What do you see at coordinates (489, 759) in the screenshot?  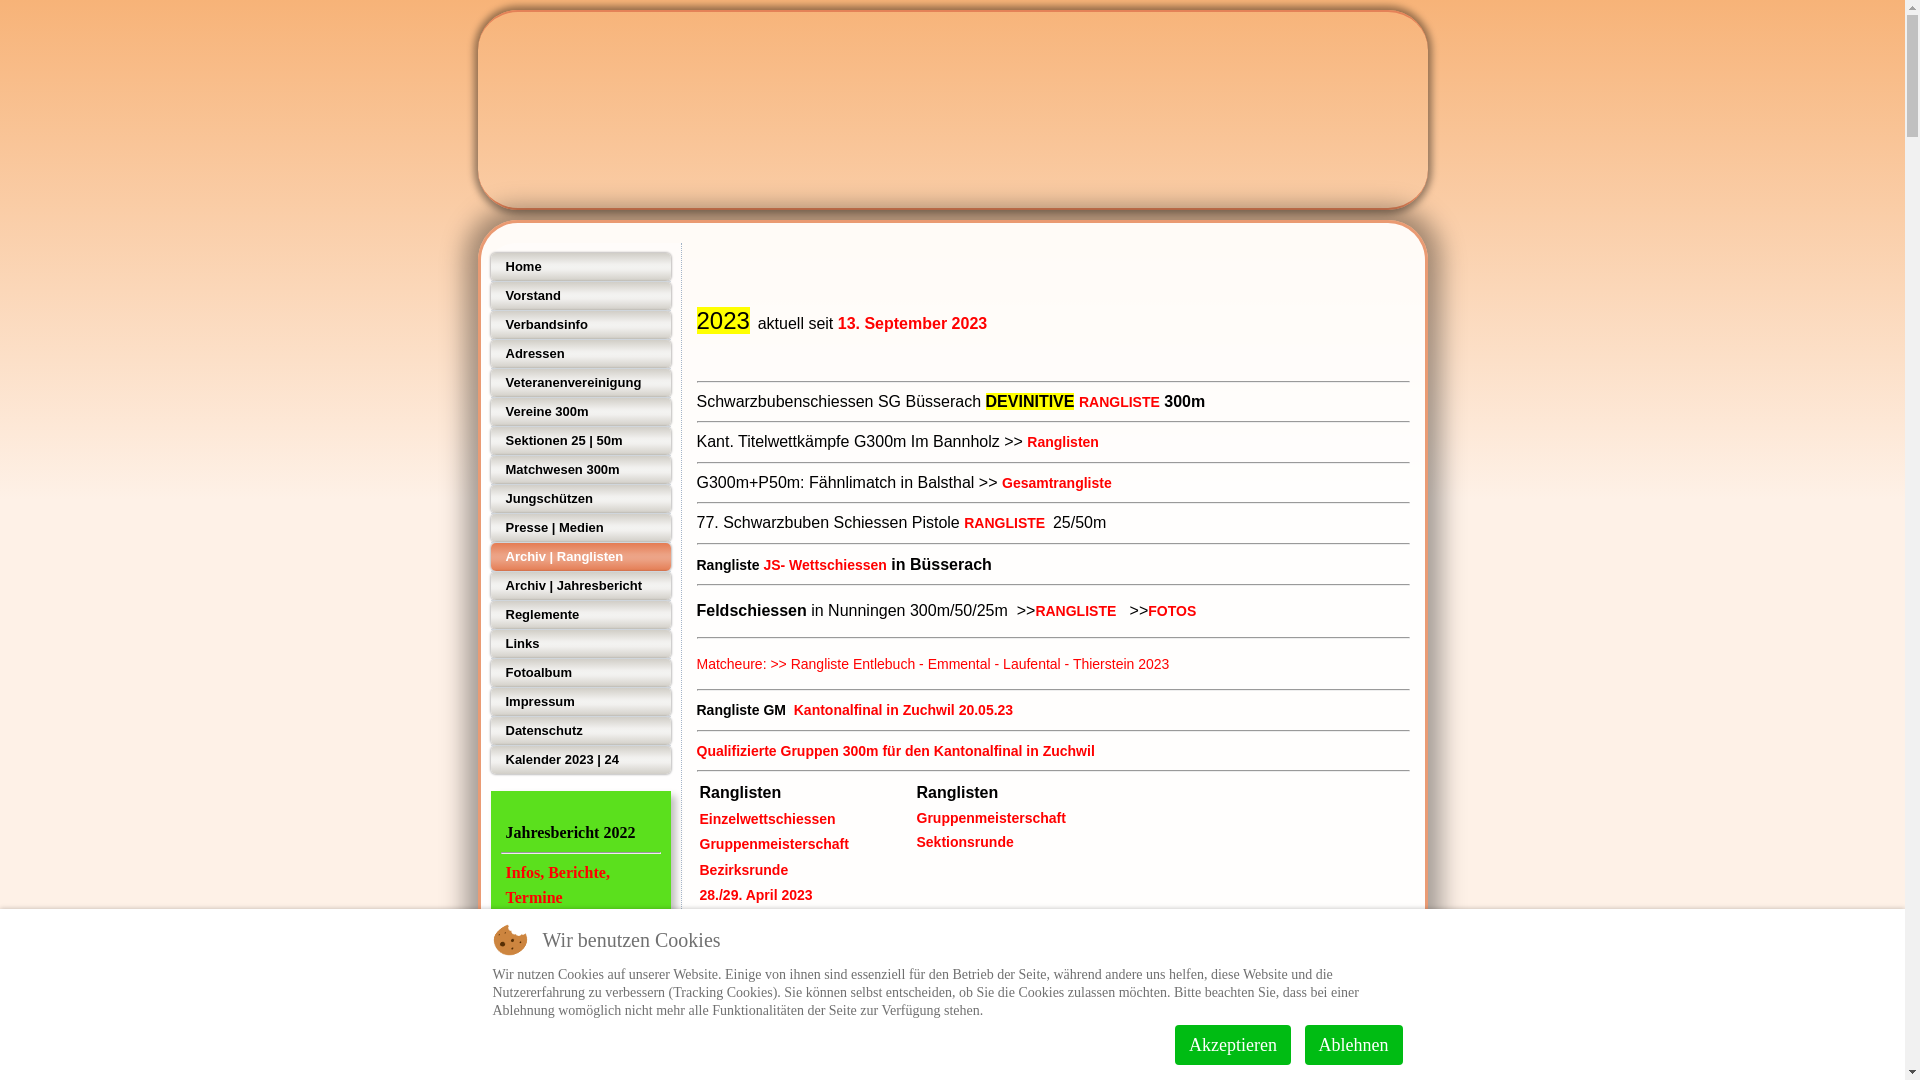 I see `'Kalender 2023 | 24'` at bounding box center [489, 759].